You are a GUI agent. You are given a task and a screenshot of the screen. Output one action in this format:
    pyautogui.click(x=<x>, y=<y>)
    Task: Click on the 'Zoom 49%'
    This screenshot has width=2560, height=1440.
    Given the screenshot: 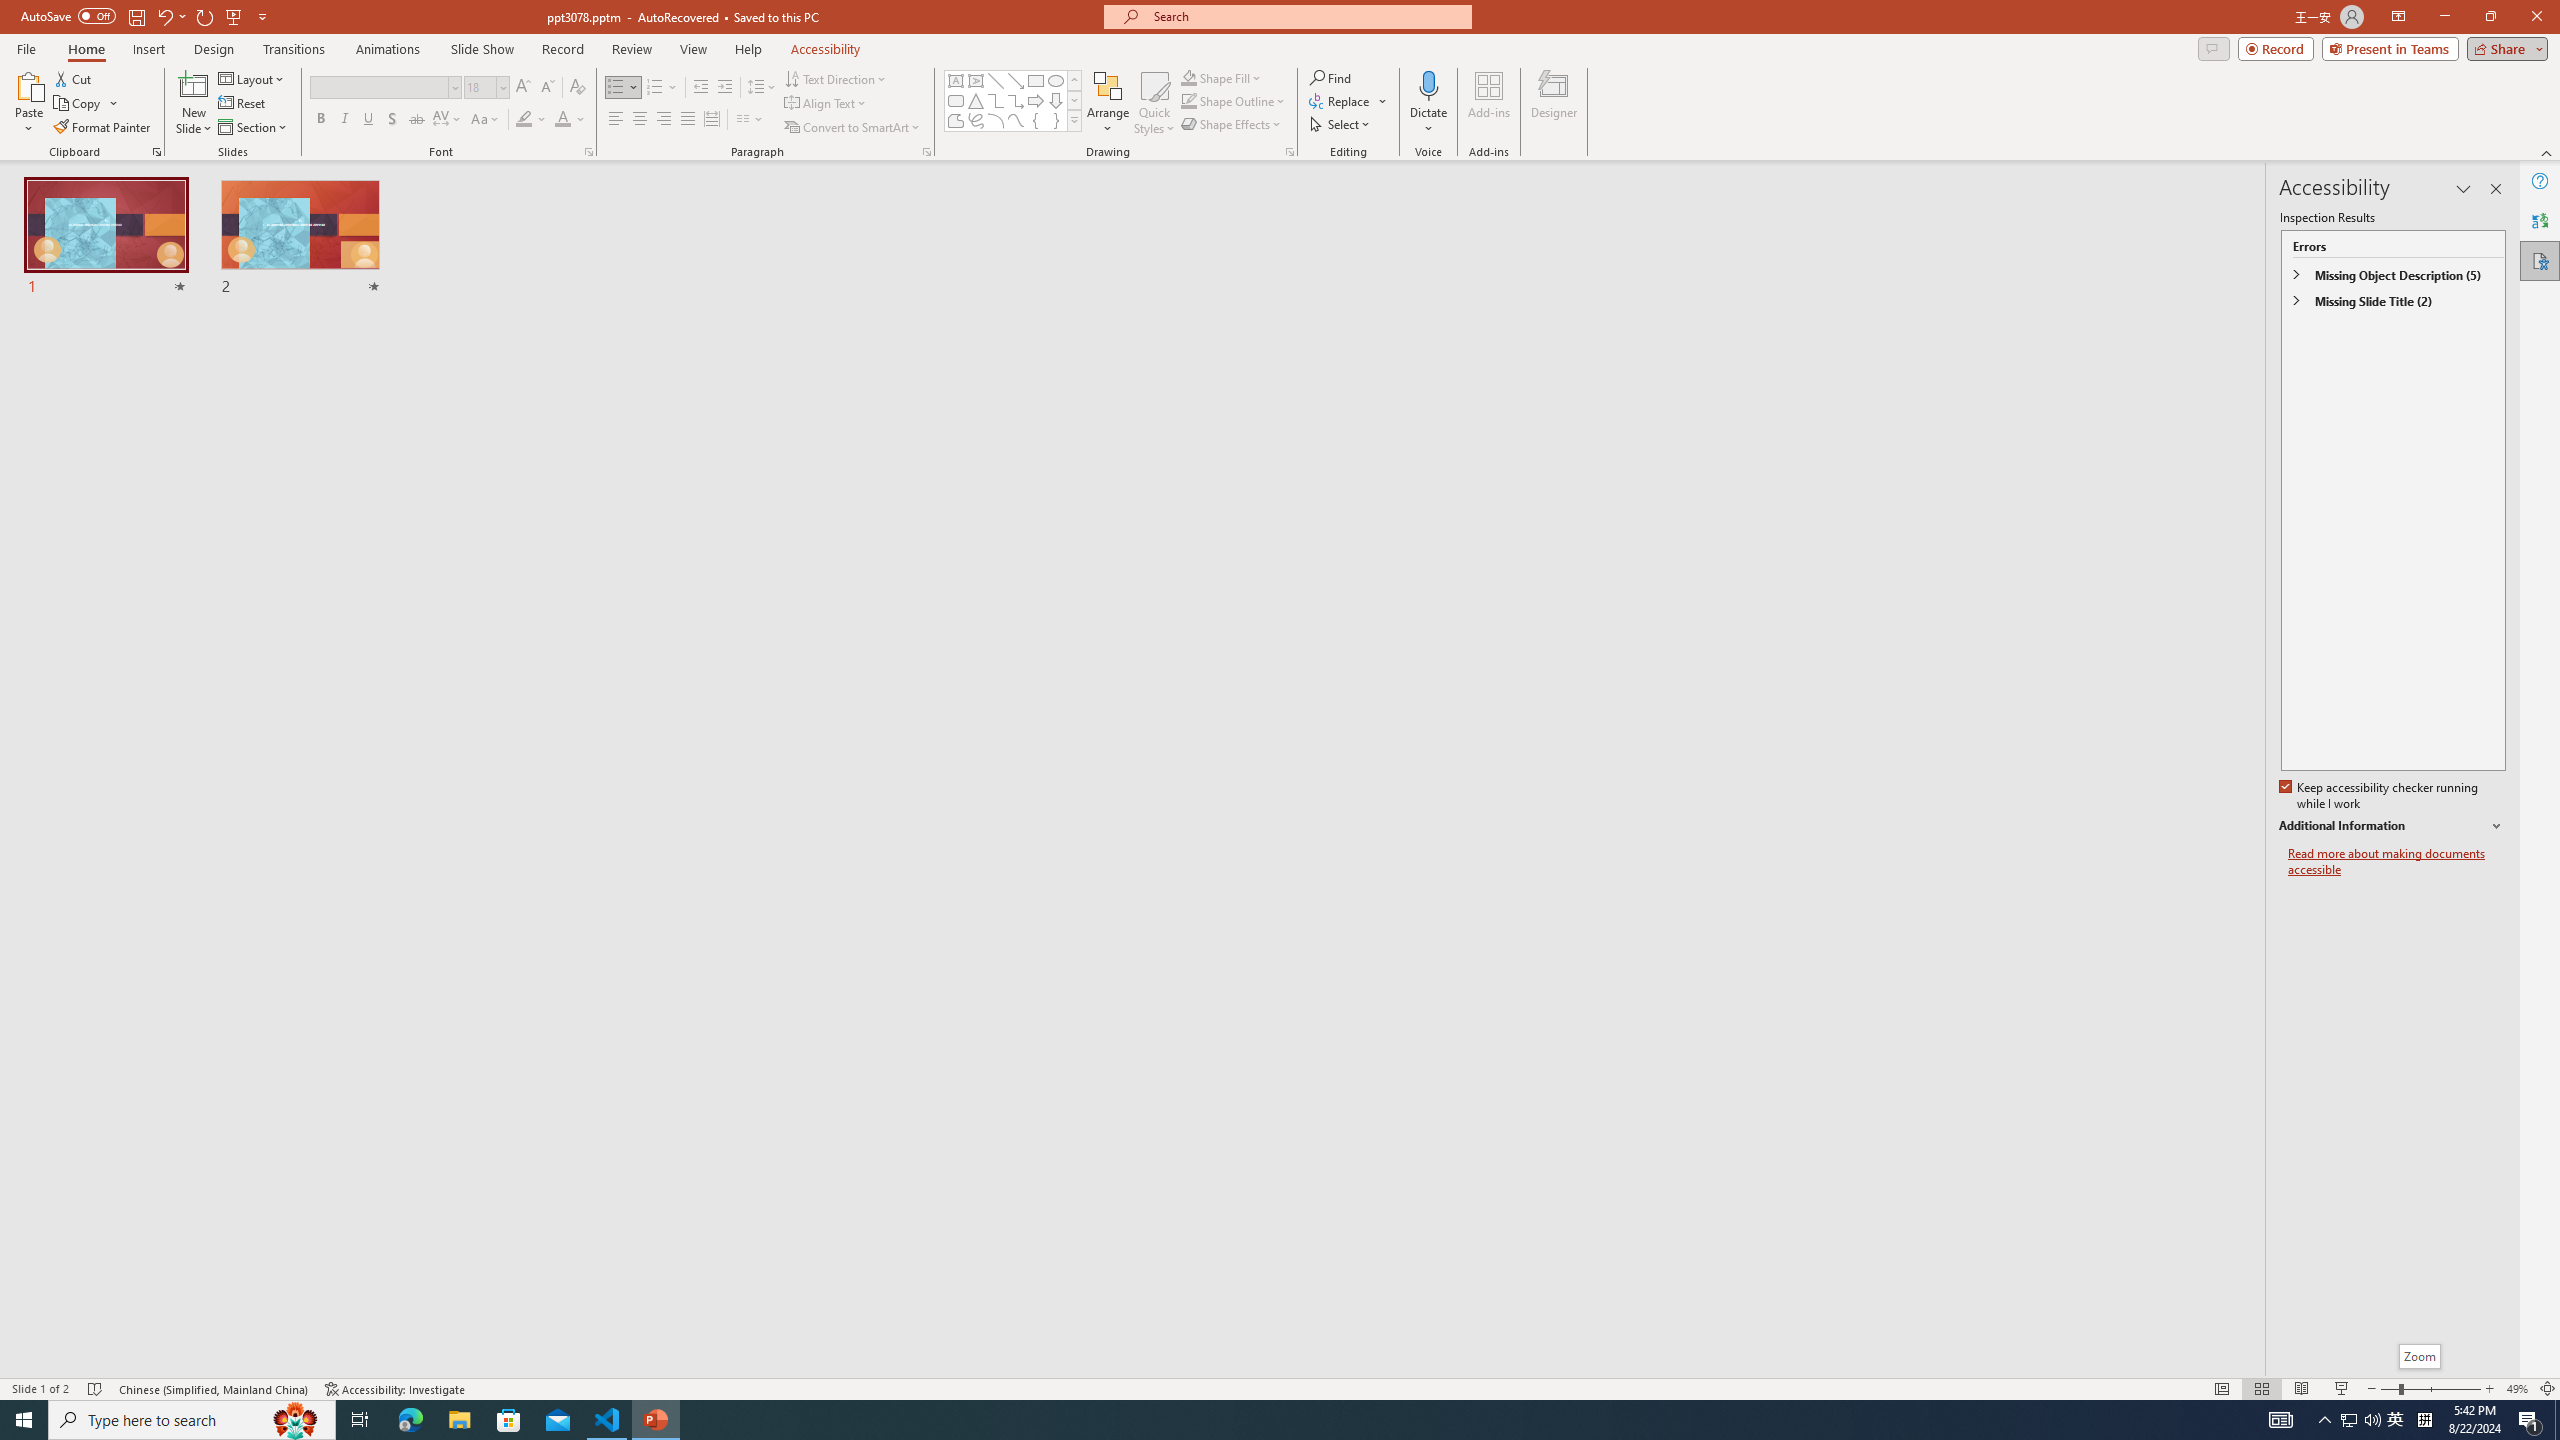 What is the action you would take?
    pyautogui.click(x=2516, y=1389)
    